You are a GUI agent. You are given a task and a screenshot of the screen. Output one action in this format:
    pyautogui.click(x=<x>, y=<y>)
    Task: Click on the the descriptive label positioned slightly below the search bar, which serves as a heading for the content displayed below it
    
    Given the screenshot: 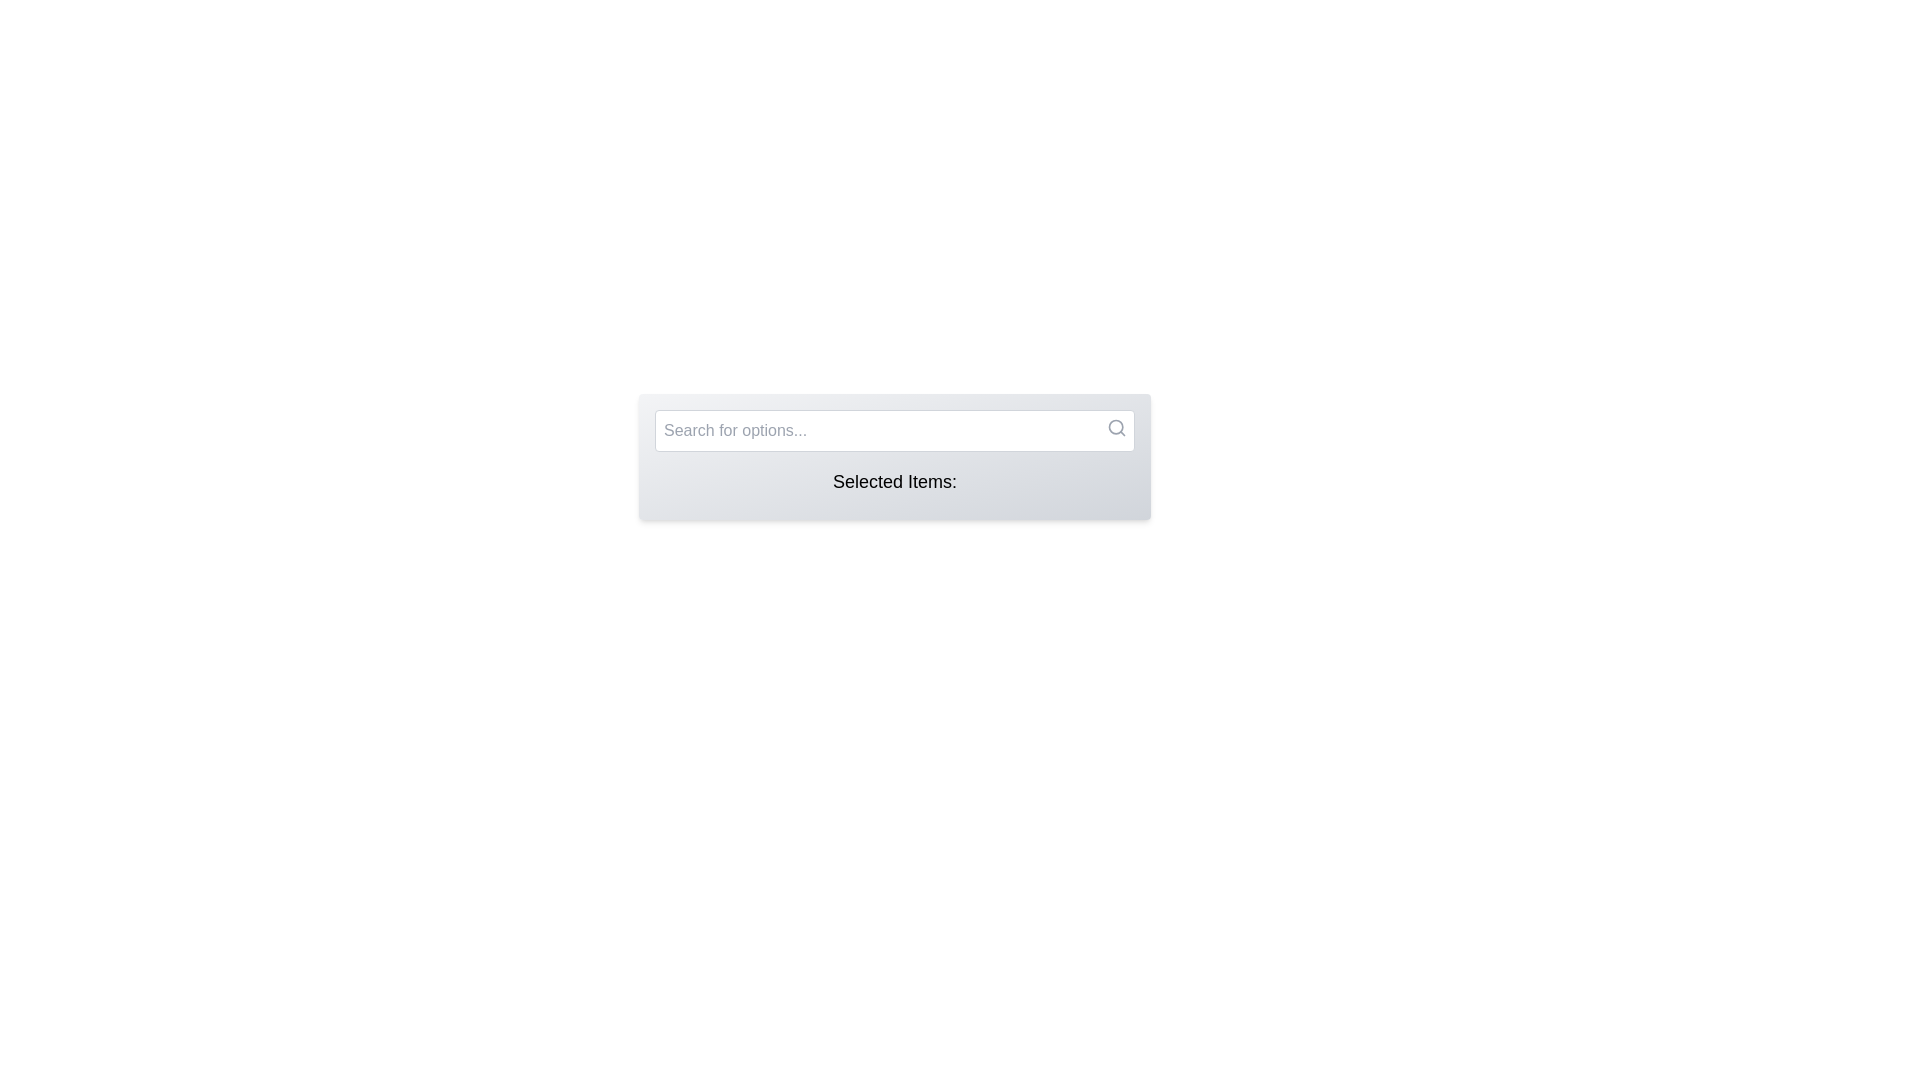 What is the action you would take?
    pyautogui.click(x=893, y=482)
    